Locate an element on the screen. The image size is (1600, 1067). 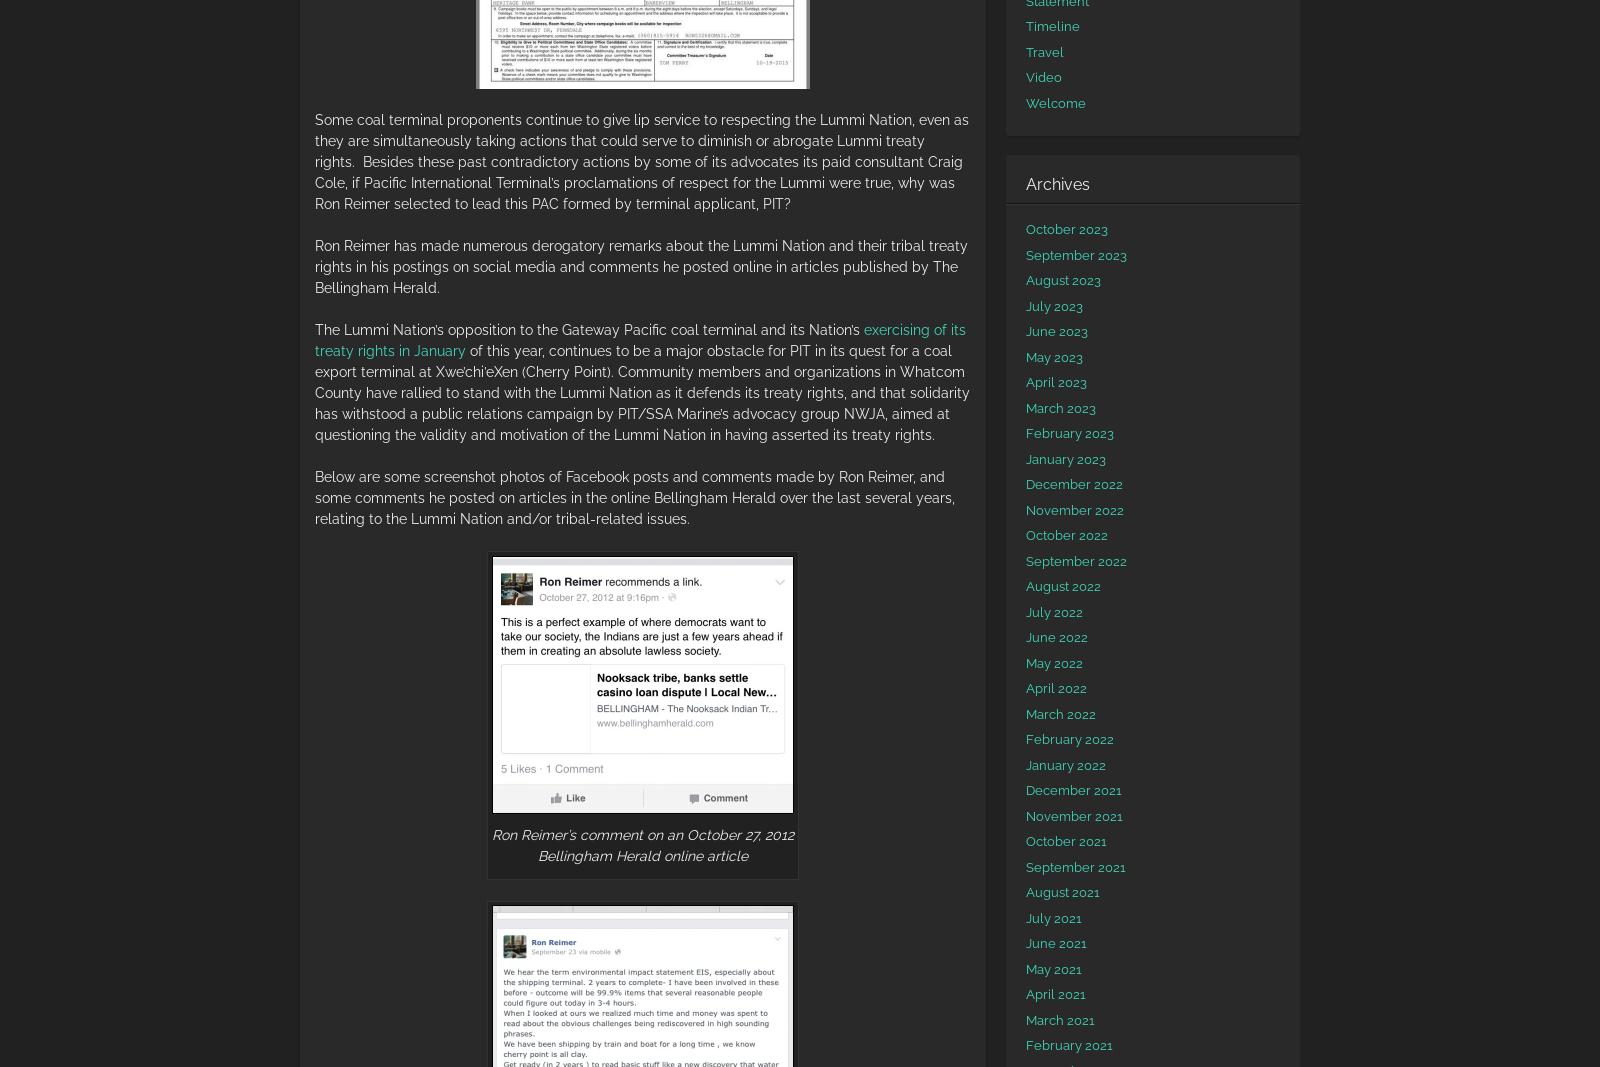
'December 2022' is located at coordinates (1025, 483).